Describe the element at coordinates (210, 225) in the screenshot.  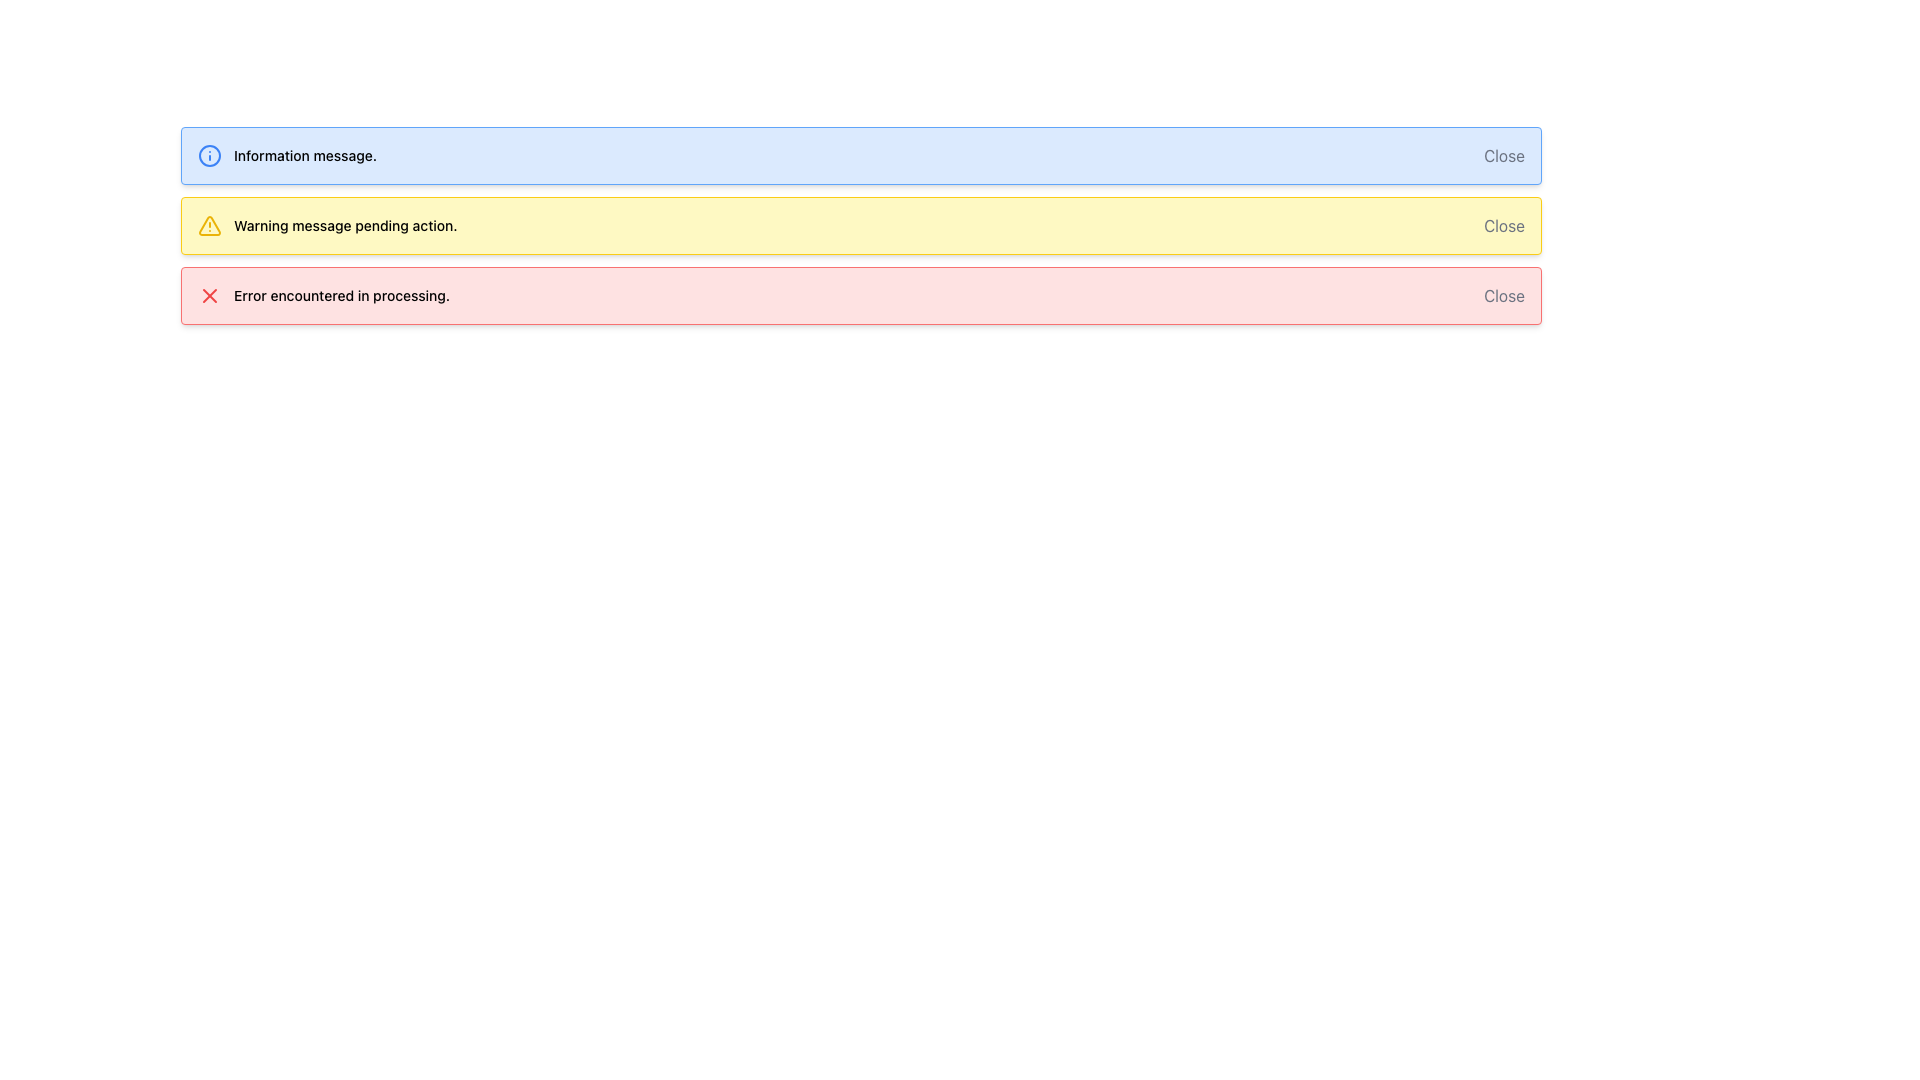
I see `the warning indicator icon located on the left side of the yellow alert box labeled 'Warning message pending action.'` at that location.